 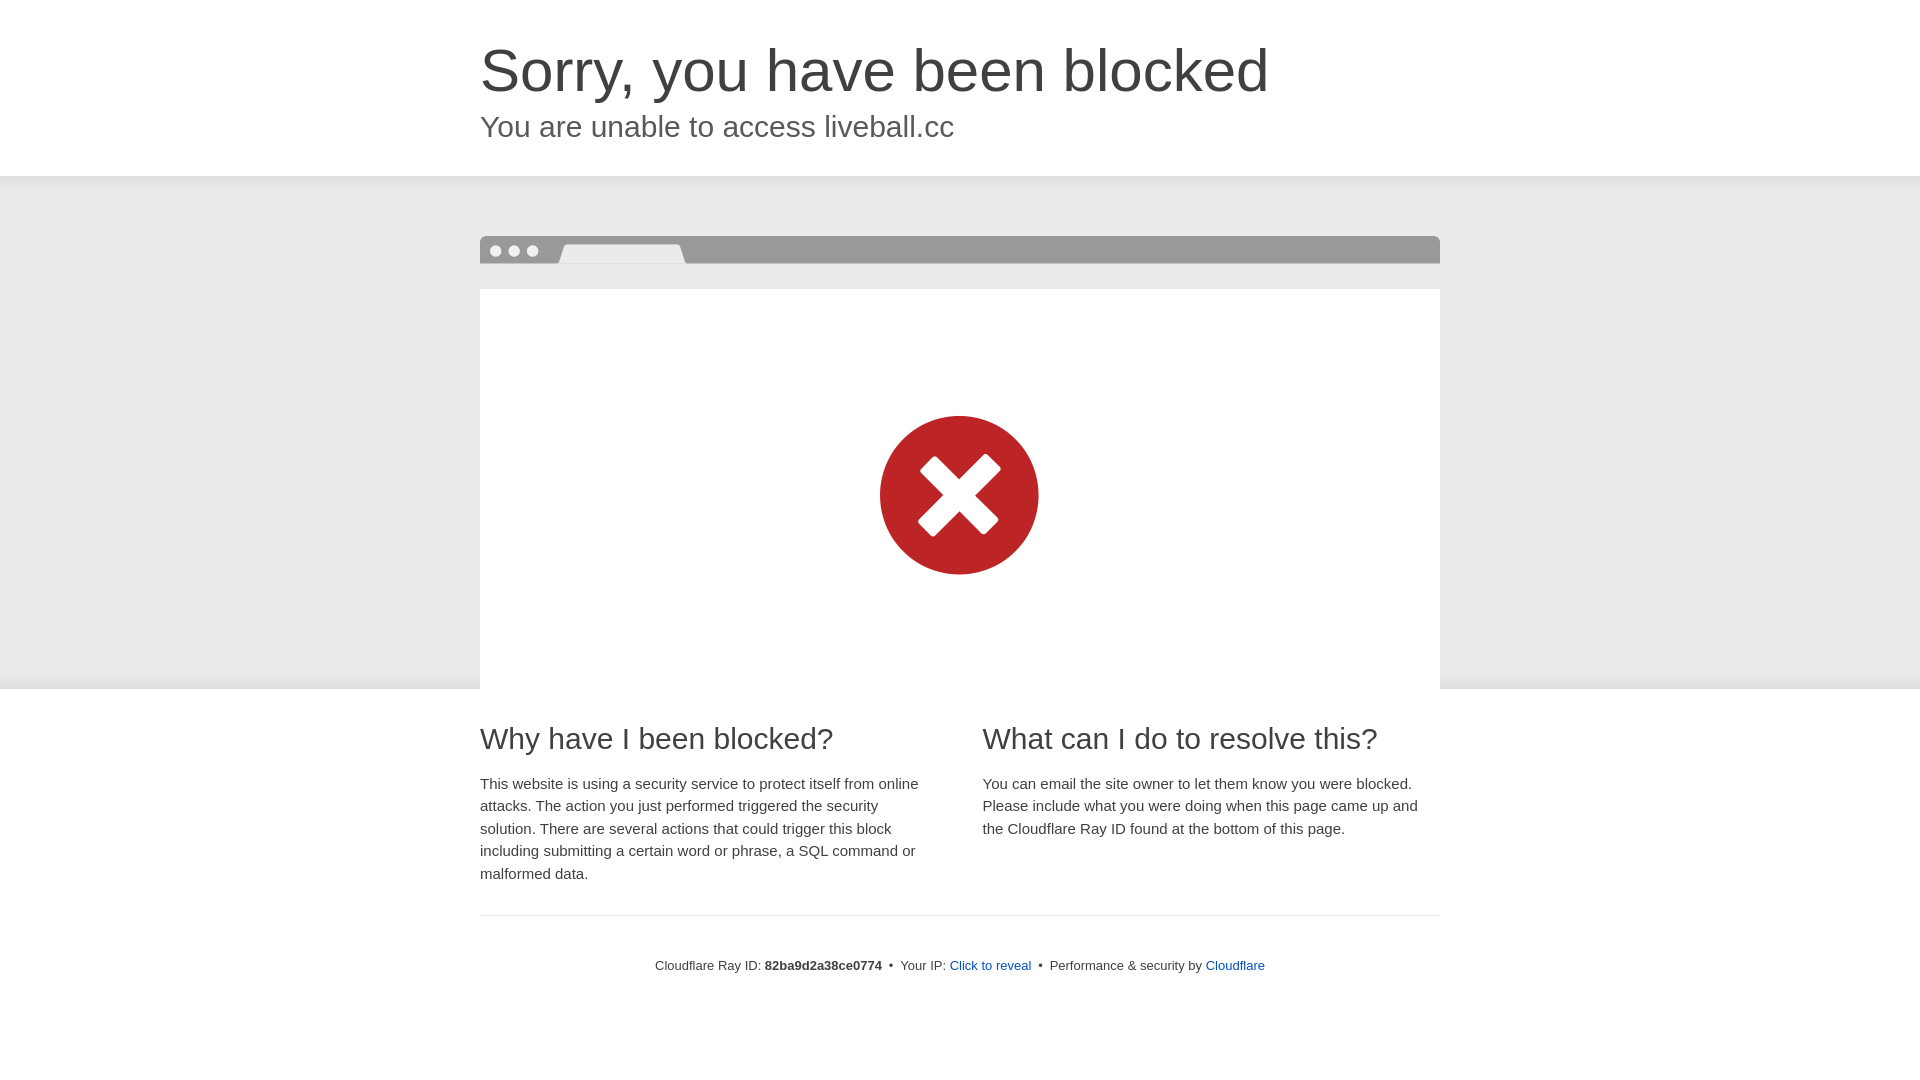 What do you see at coordinates (1234, 964) in the screenshot?
I see `'Cloudflare'` at bounding box center [1234, 964].